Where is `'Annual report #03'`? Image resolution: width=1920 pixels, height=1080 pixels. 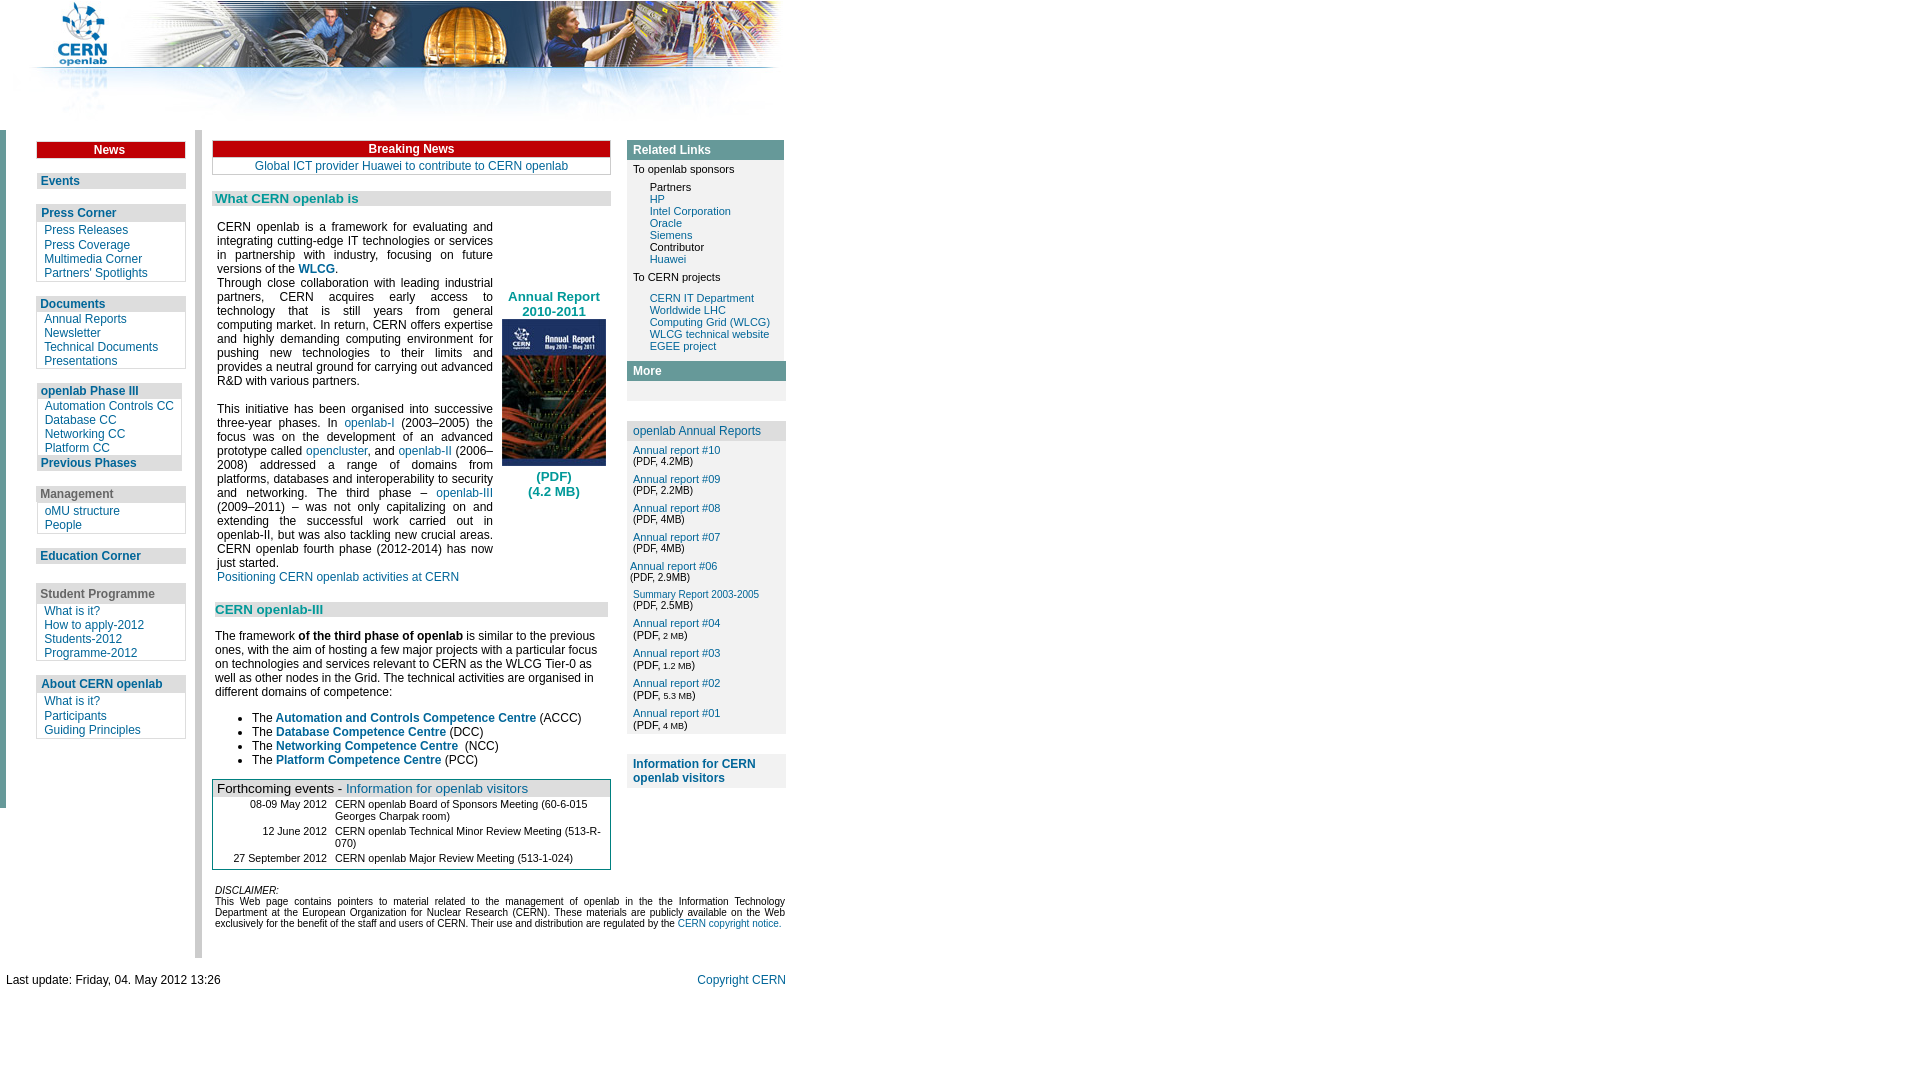 'Annual report #03' is located at coordinates (676, 652).